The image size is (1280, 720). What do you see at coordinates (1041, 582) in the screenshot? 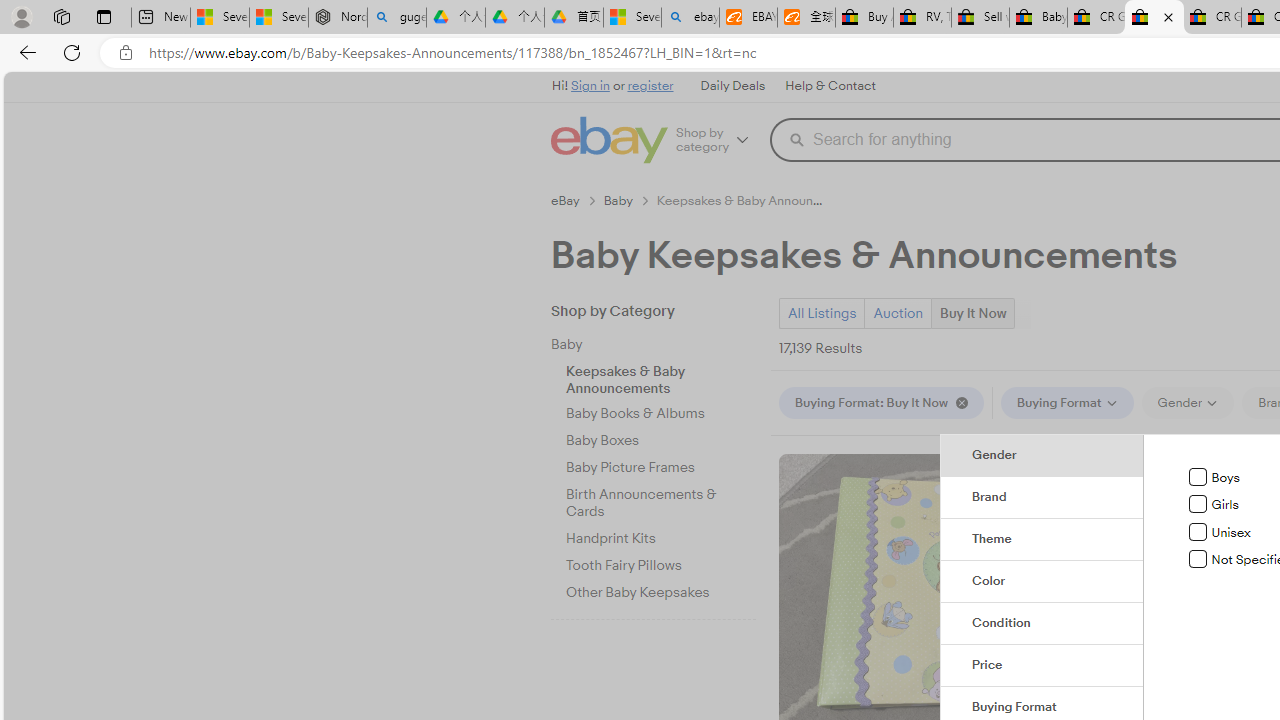
I see `'Color'` at bounding box center [1041, 582].